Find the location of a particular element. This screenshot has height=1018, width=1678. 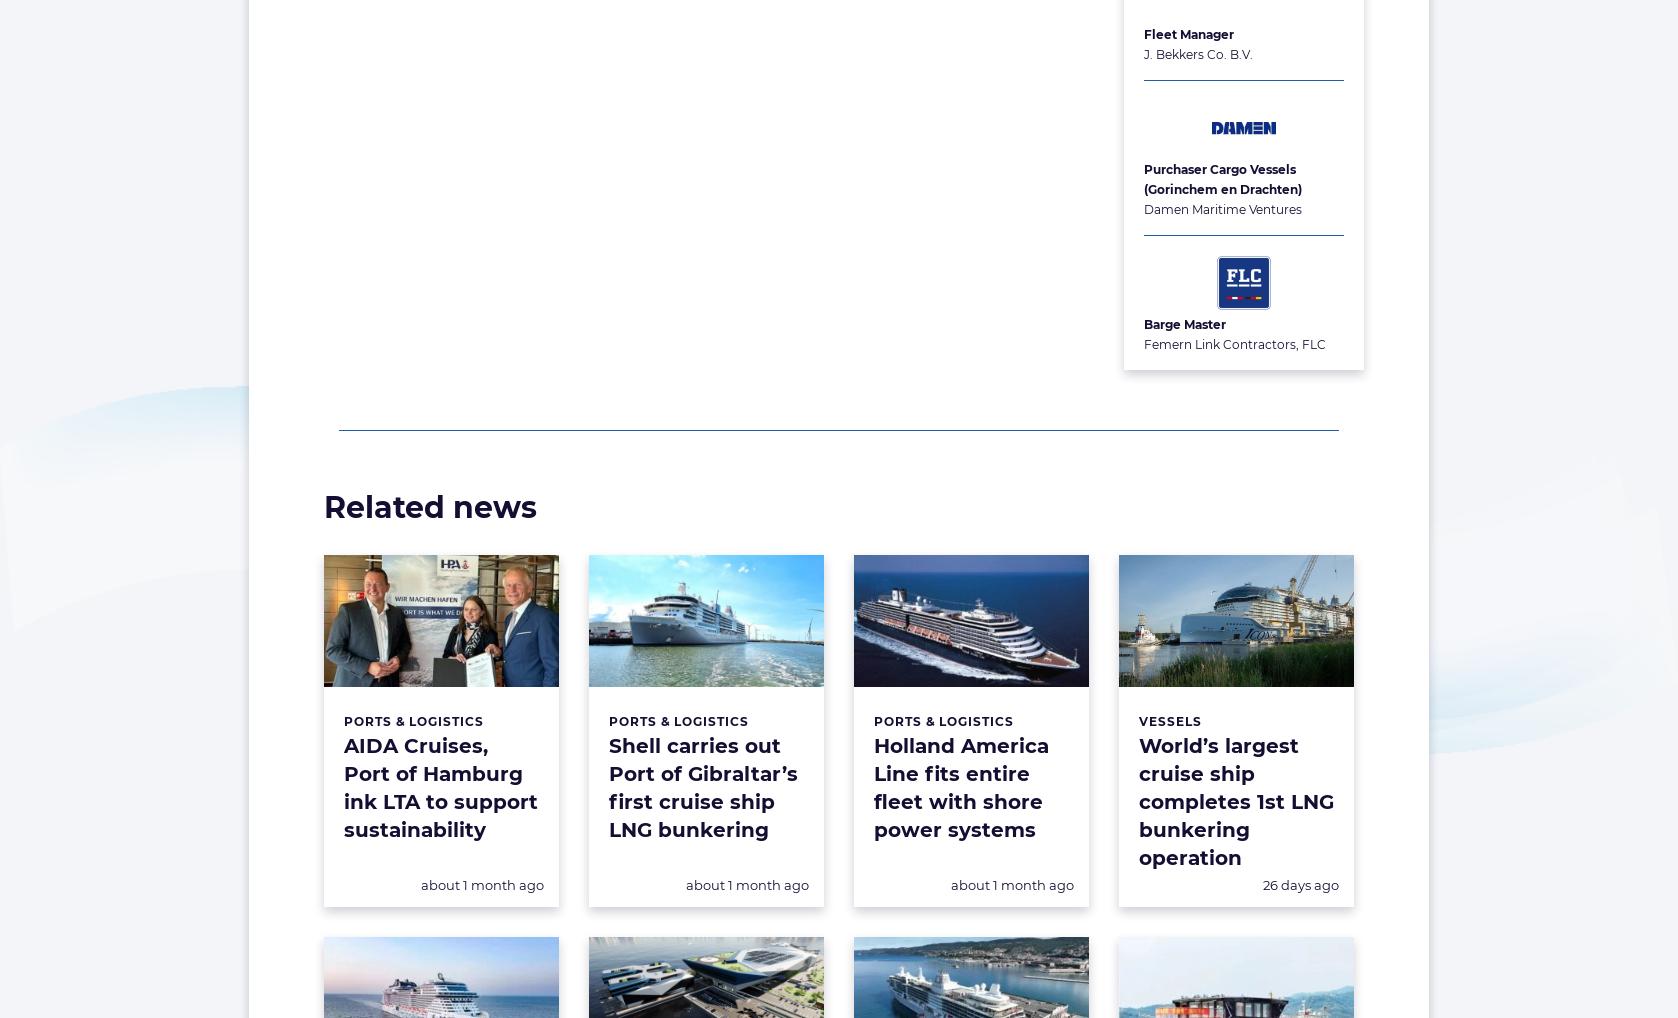

'Damen Maritime Ventures' is located at coordinates (1144, 208).